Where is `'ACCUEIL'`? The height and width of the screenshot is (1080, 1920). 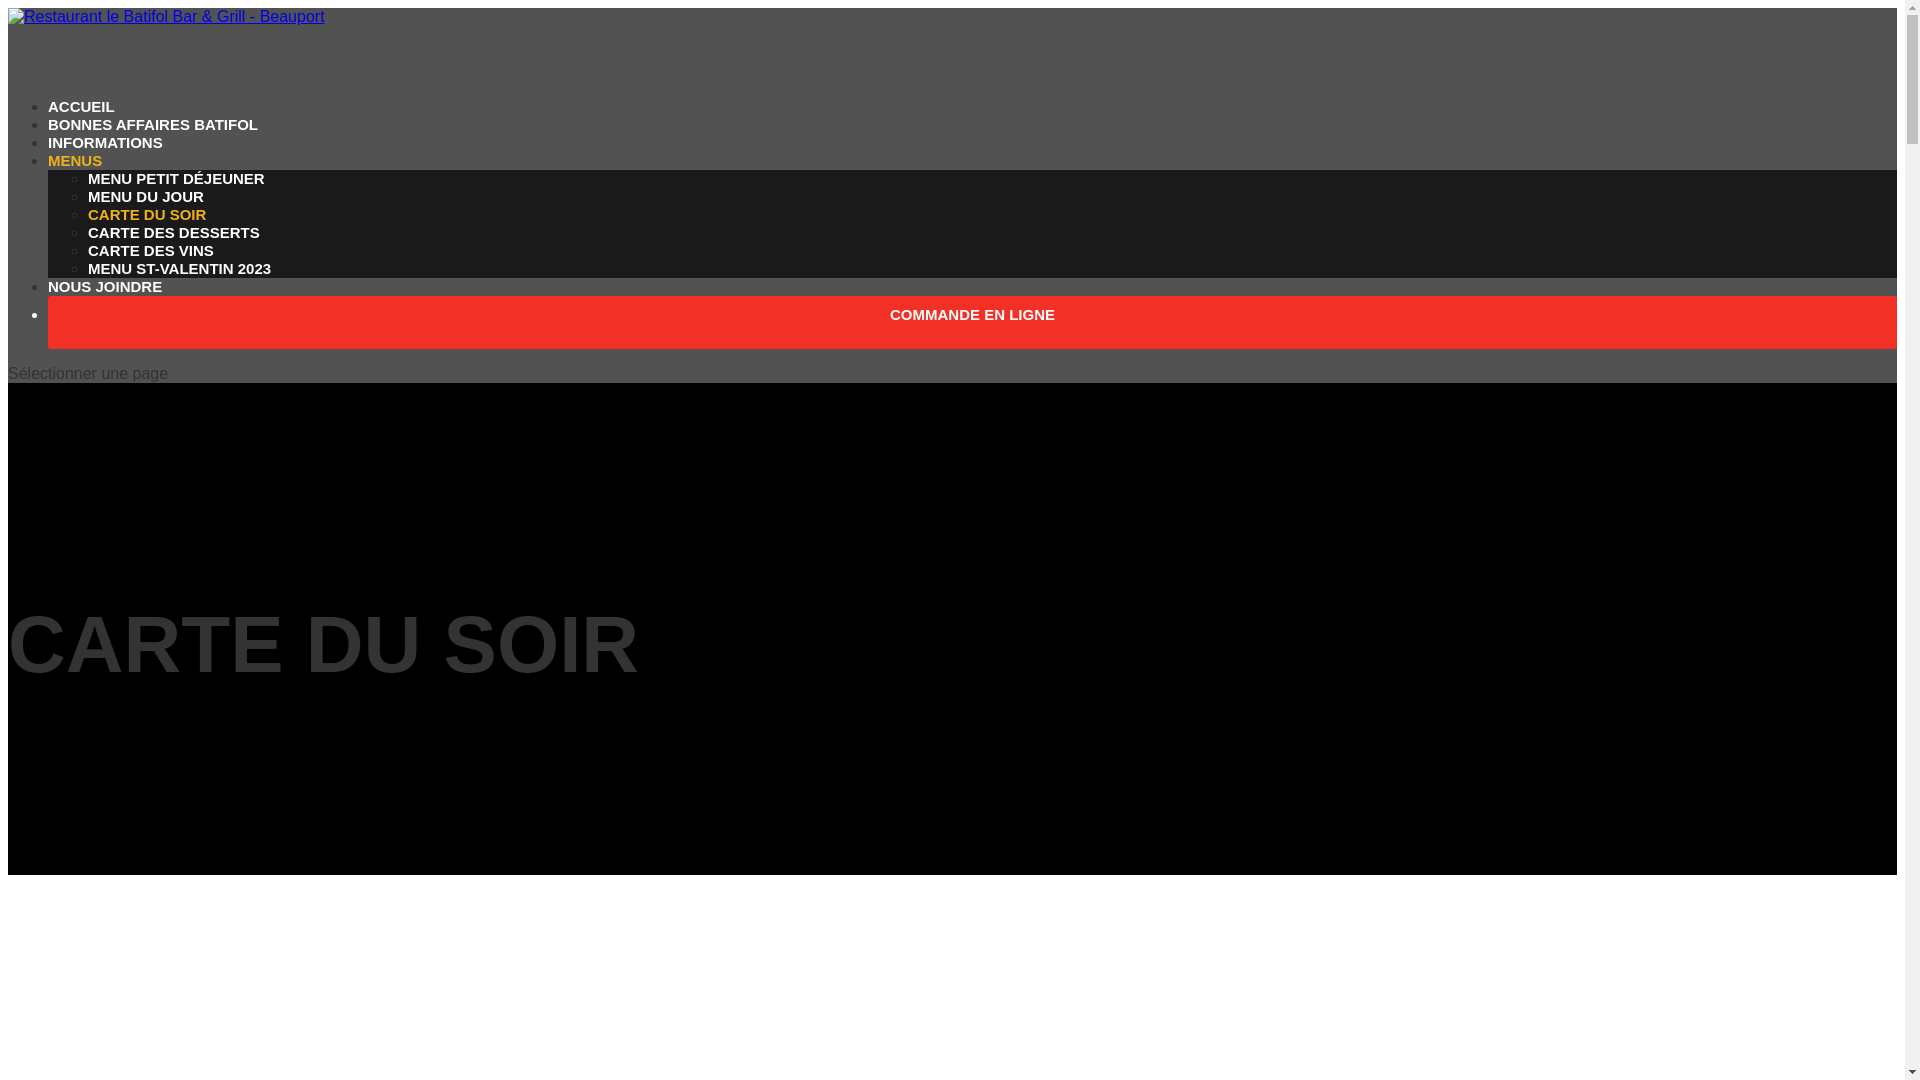
'ACCUEIL' is located at coordinates (80, 134).